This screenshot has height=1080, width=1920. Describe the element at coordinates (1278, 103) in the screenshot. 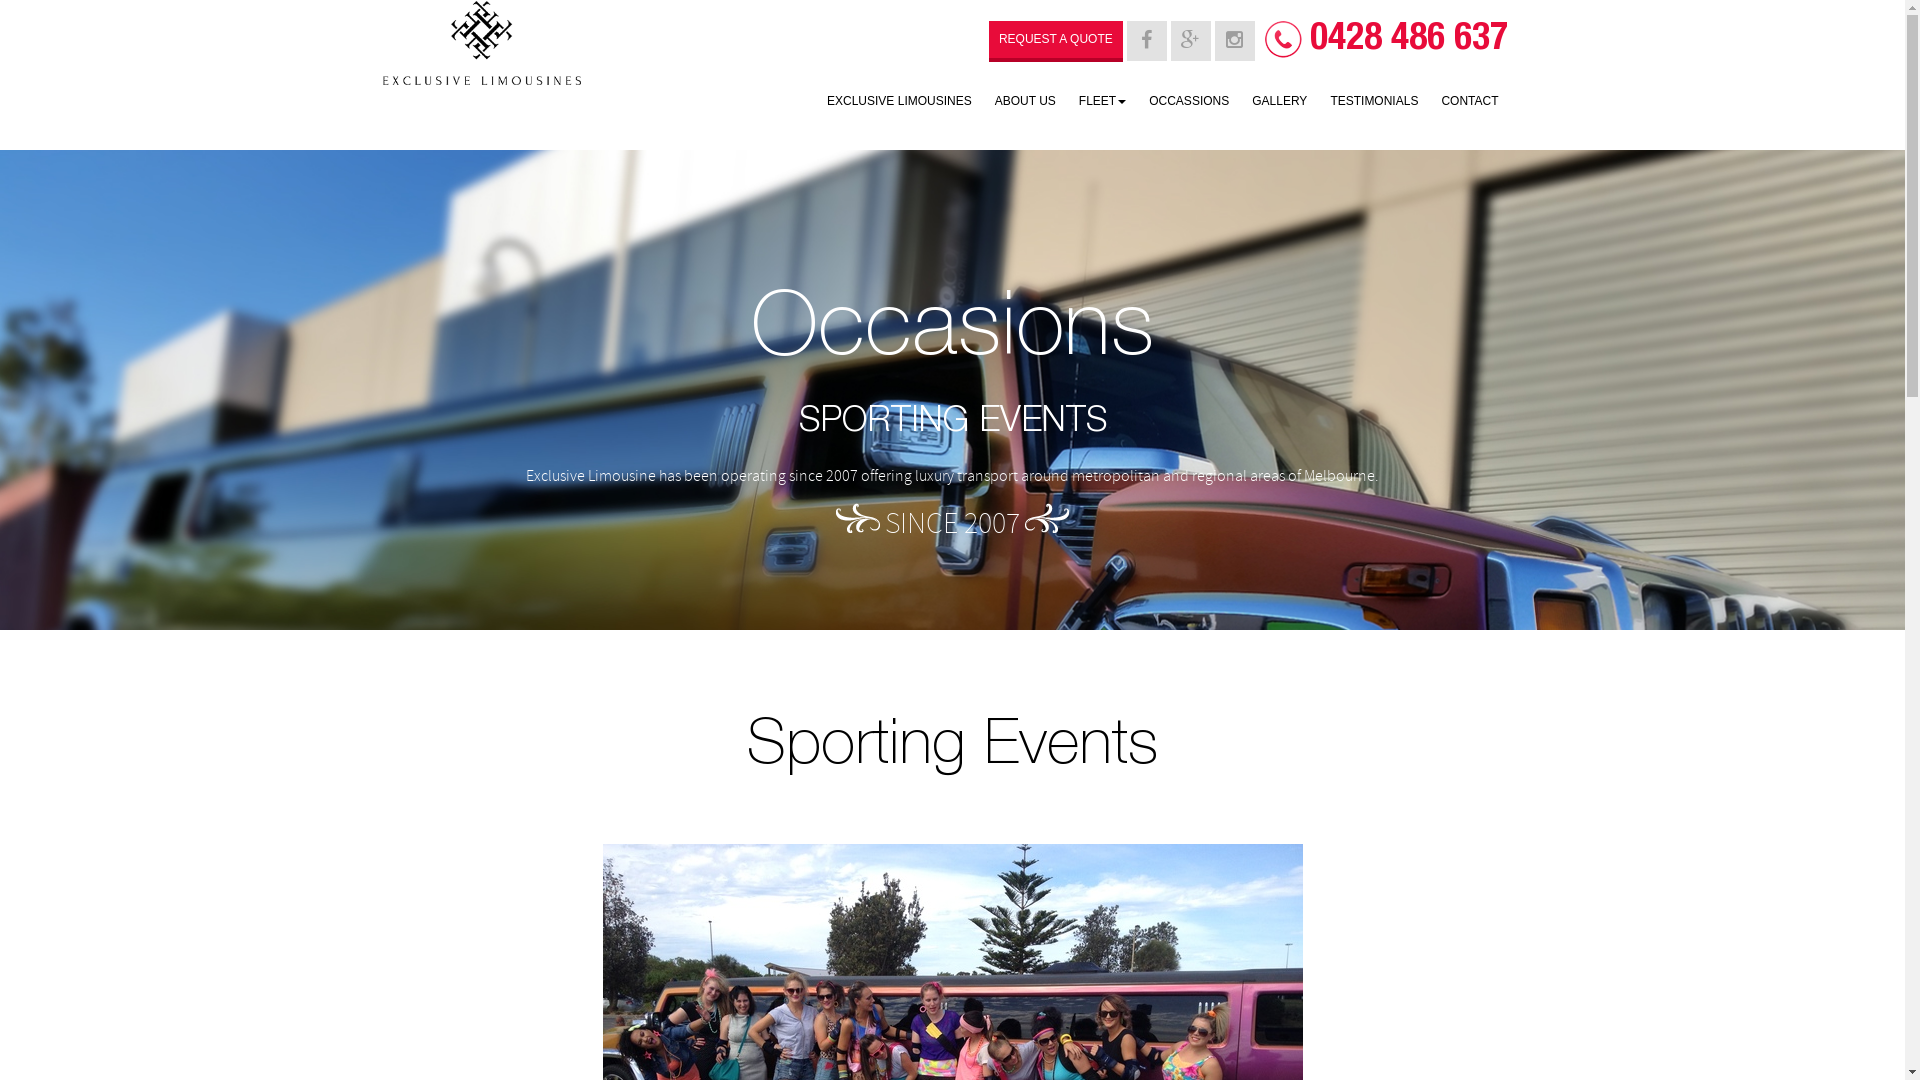

I see `'GALLERY'` at that location.